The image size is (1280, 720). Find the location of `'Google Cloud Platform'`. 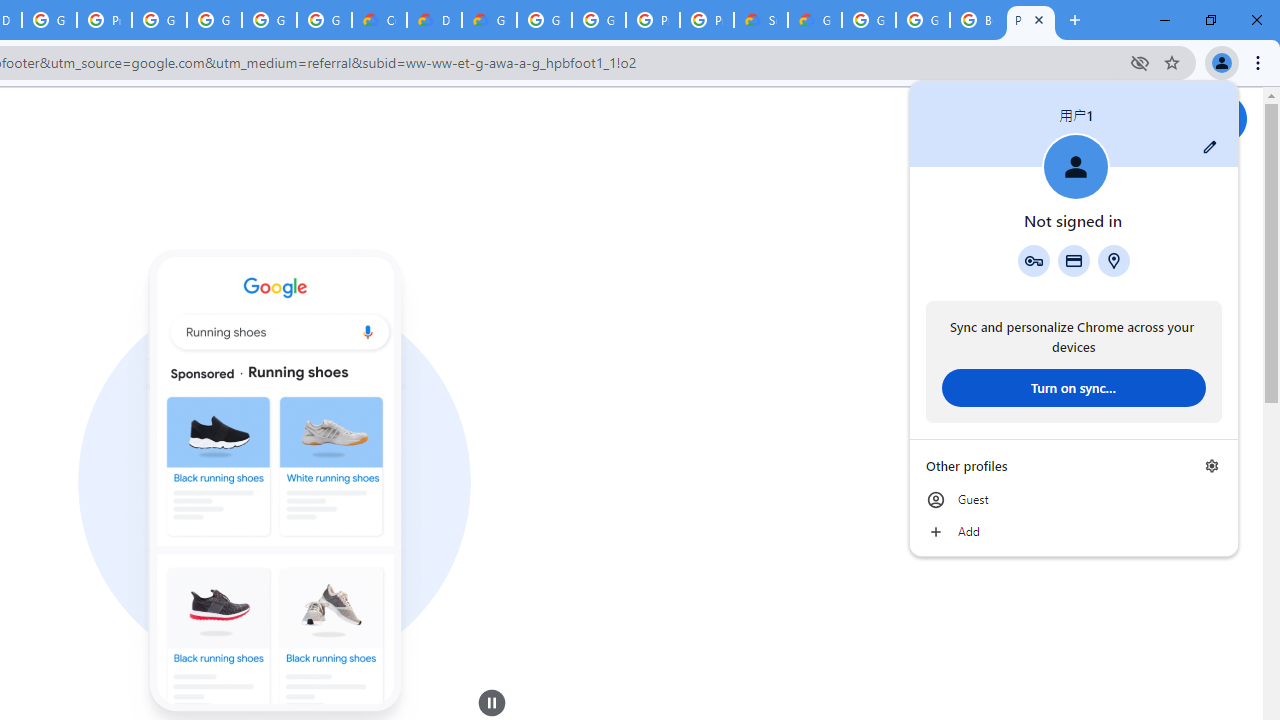

'Google Cloud Platform' is located at coordinates (921, 20).